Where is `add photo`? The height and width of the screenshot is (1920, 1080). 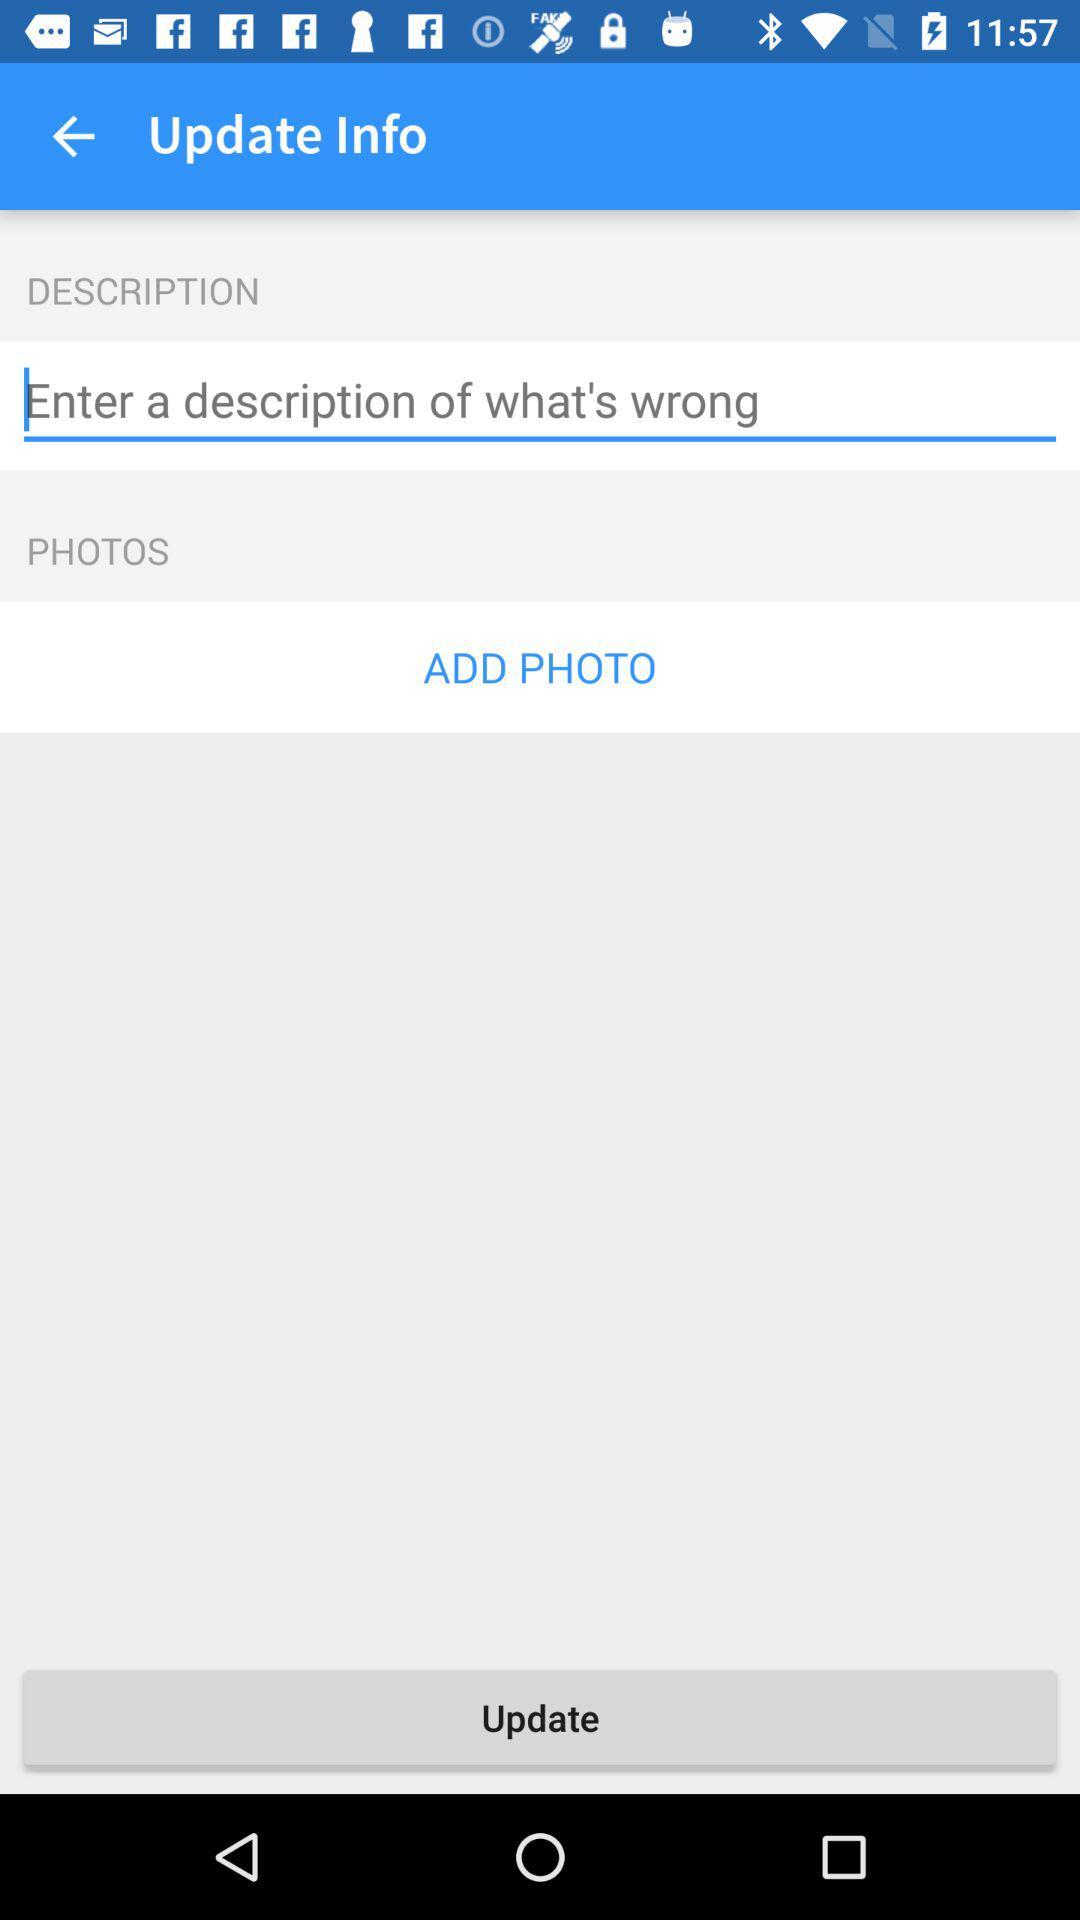 add photo is located at coordinates (540, 667).